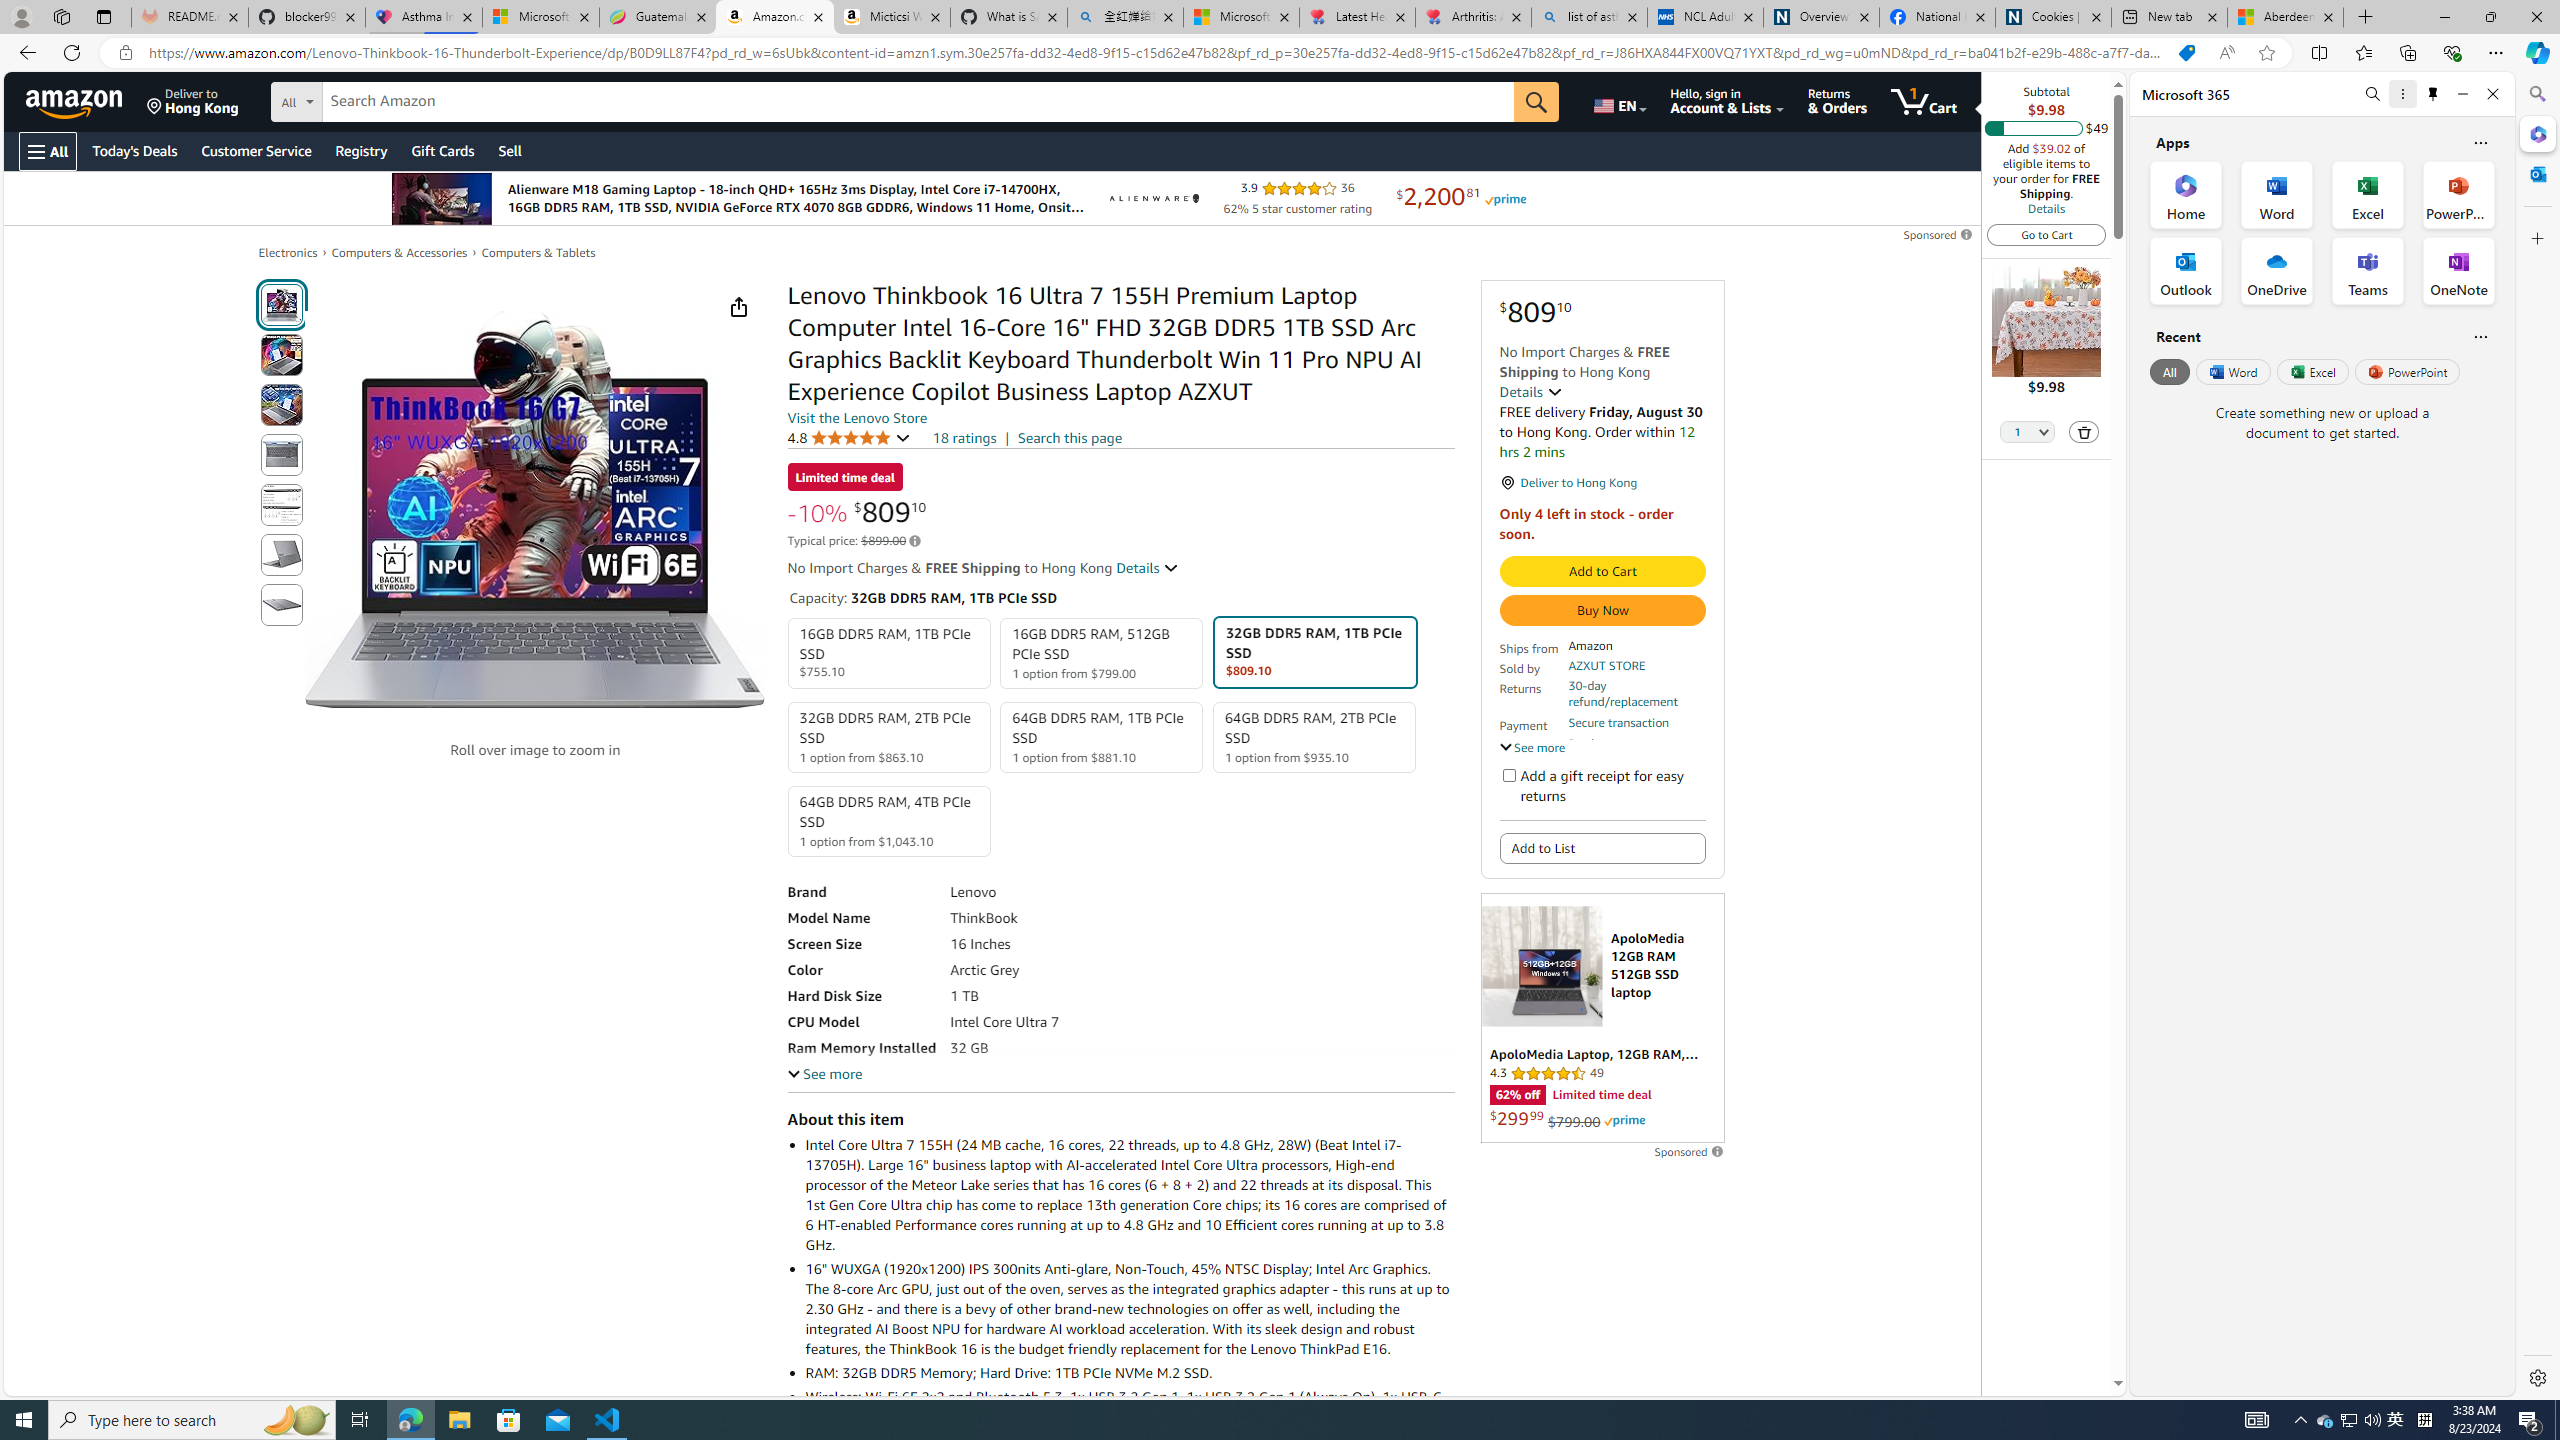 Image resolution: width=2560 pixels, height=1440 pixels. Describe the element at coordinates (2185, 271) in the screenshot. I see `'Outlook Office App'` at that location.